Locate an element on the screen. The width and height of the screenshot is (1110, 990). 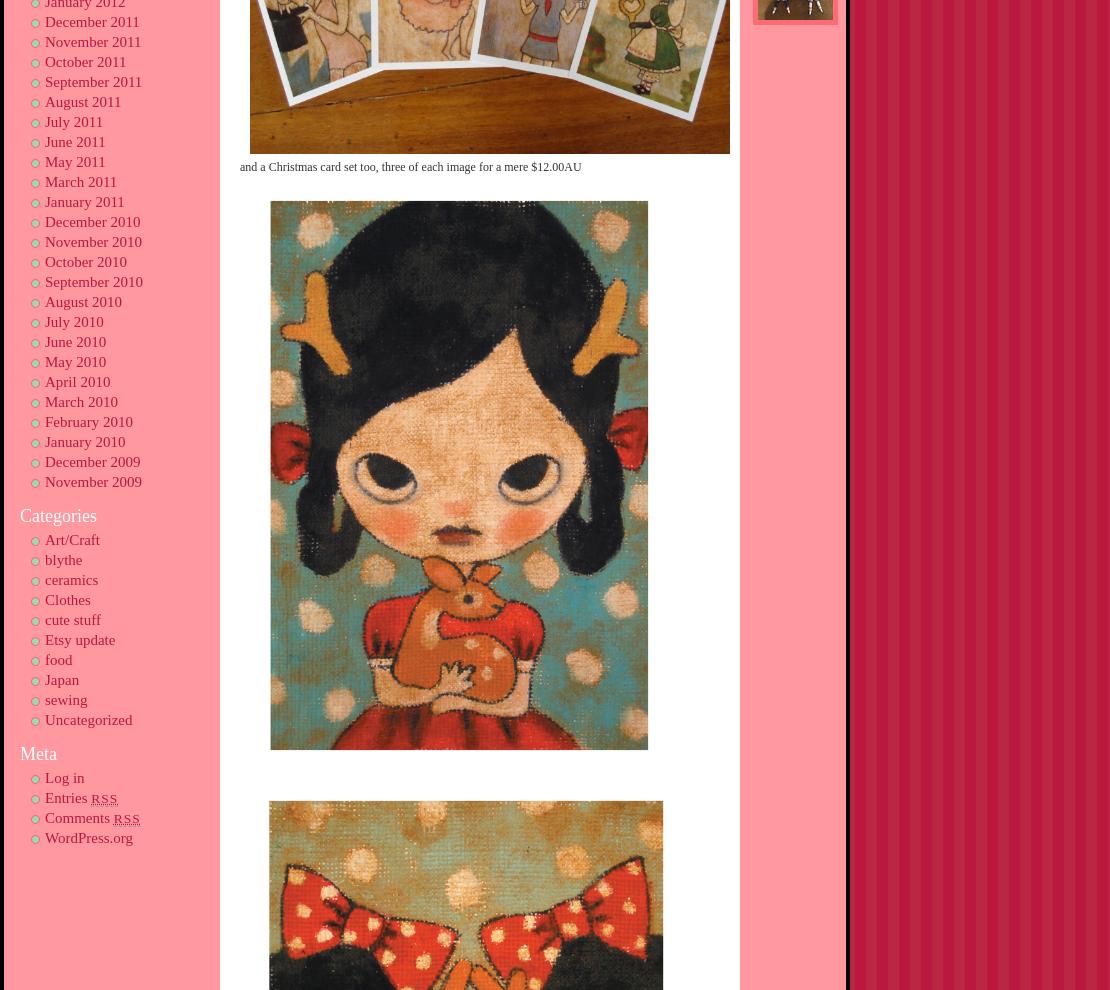
'December 2011' is located at coordinates (91, 20).